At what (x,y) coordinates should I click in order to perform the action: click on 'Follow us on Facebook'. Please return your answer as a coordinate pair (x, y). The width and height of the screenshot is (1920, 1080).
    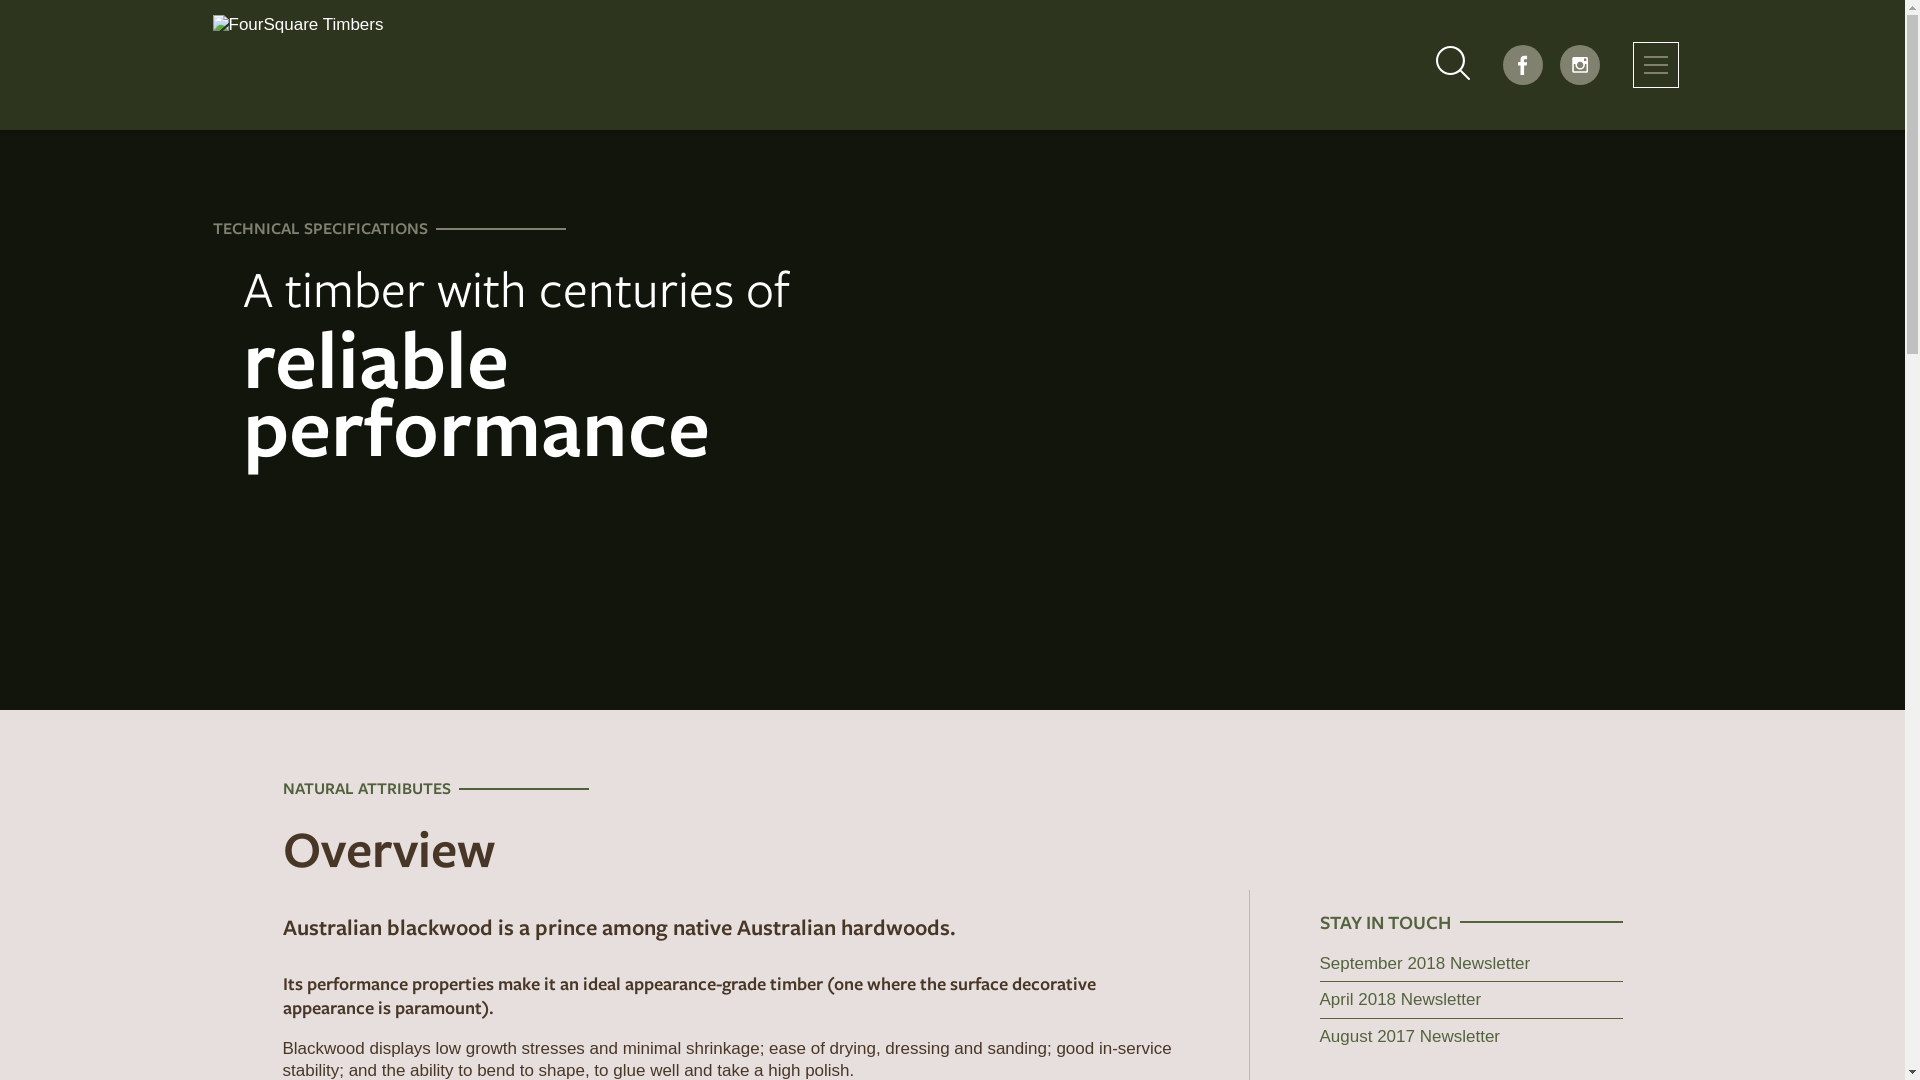
    Looking at the image, I should click on (1521, 64).